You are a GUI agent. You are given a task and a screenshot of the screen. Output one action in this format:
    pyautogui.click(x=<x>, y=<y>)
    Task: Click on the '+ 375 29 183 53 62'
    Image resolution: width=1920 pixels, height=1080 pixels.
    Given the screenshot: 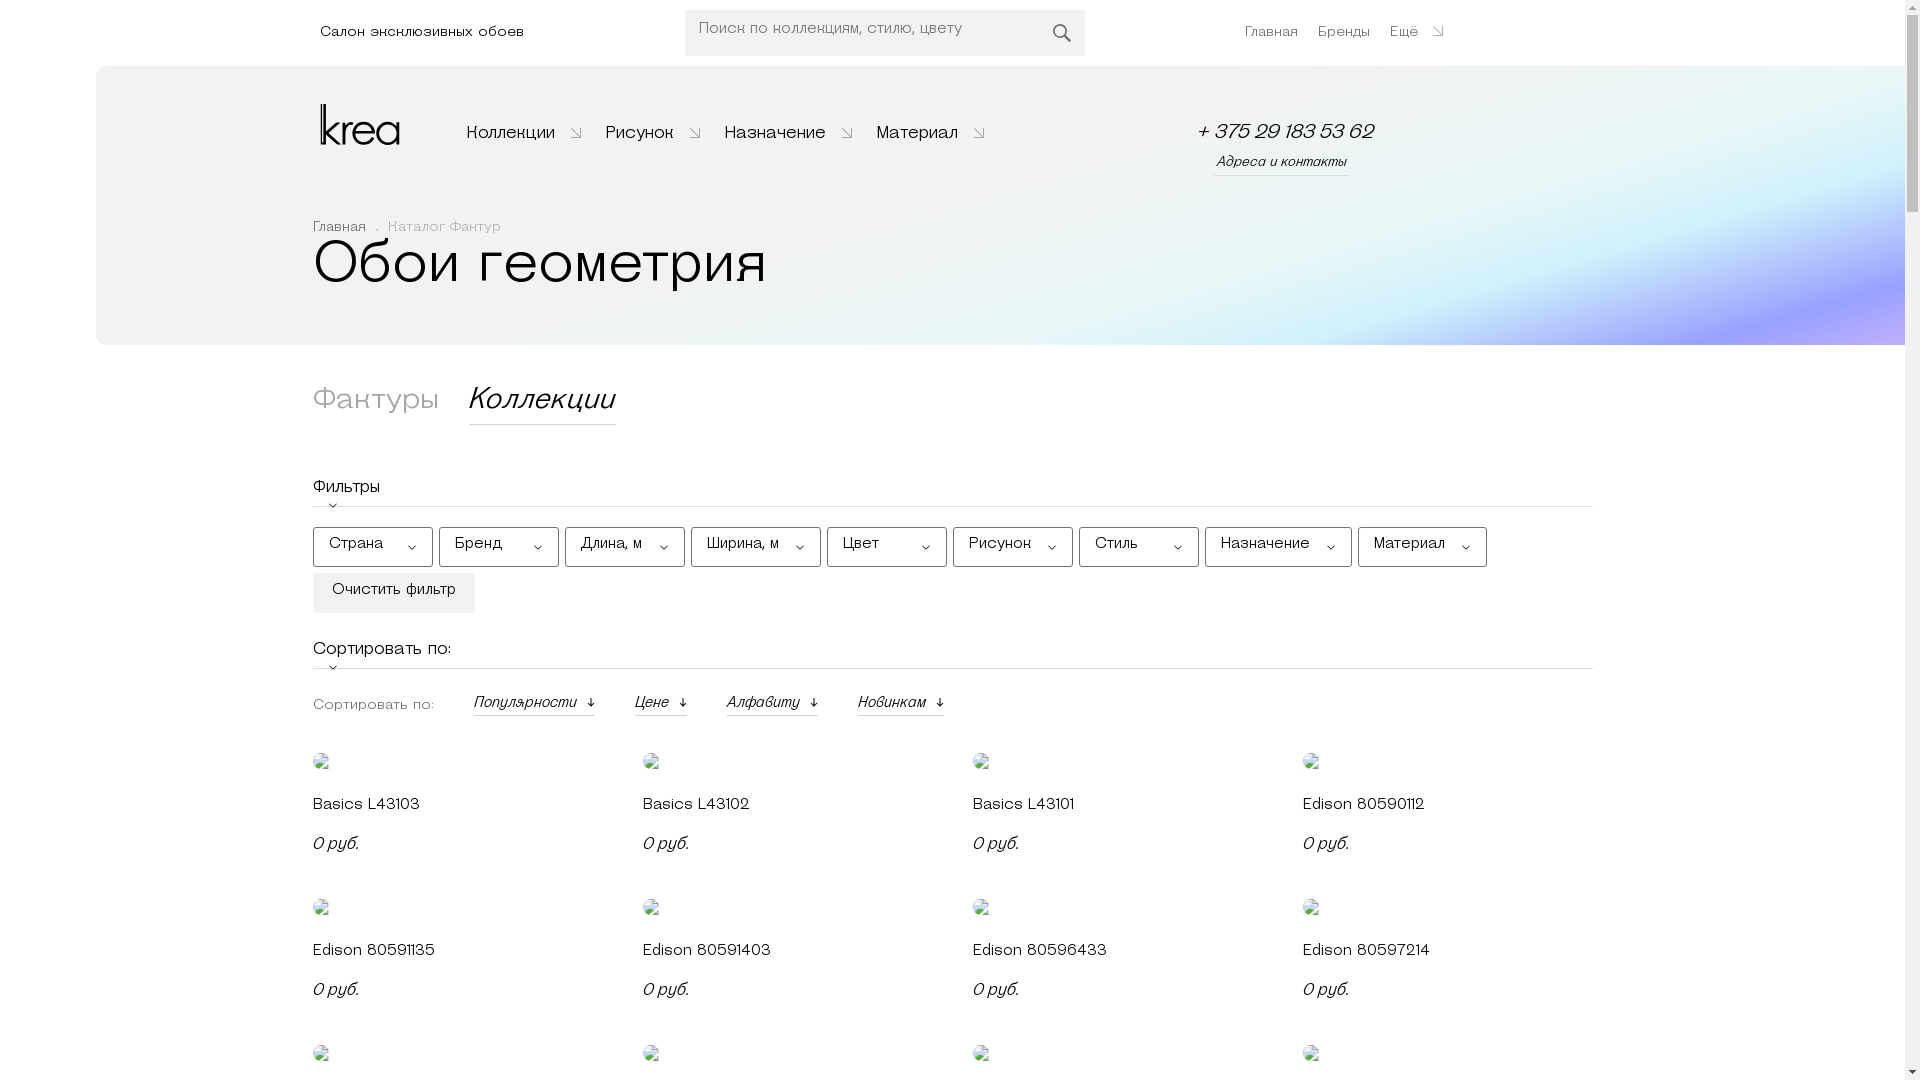 What is the action you would take?
    pyautogui.click(x=1196, y=132)
    